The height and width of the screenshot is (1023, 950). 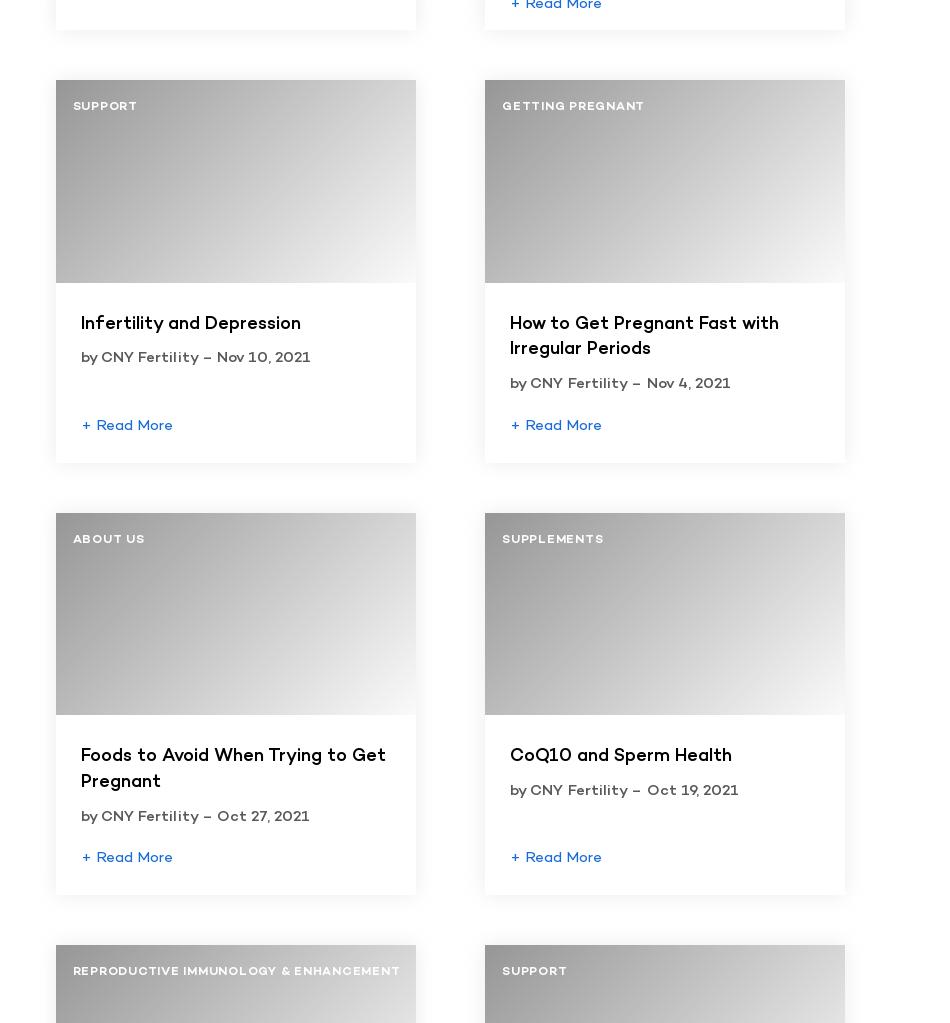 I want to click on 'Nov 4, 2021', so click(x=688, y=383).